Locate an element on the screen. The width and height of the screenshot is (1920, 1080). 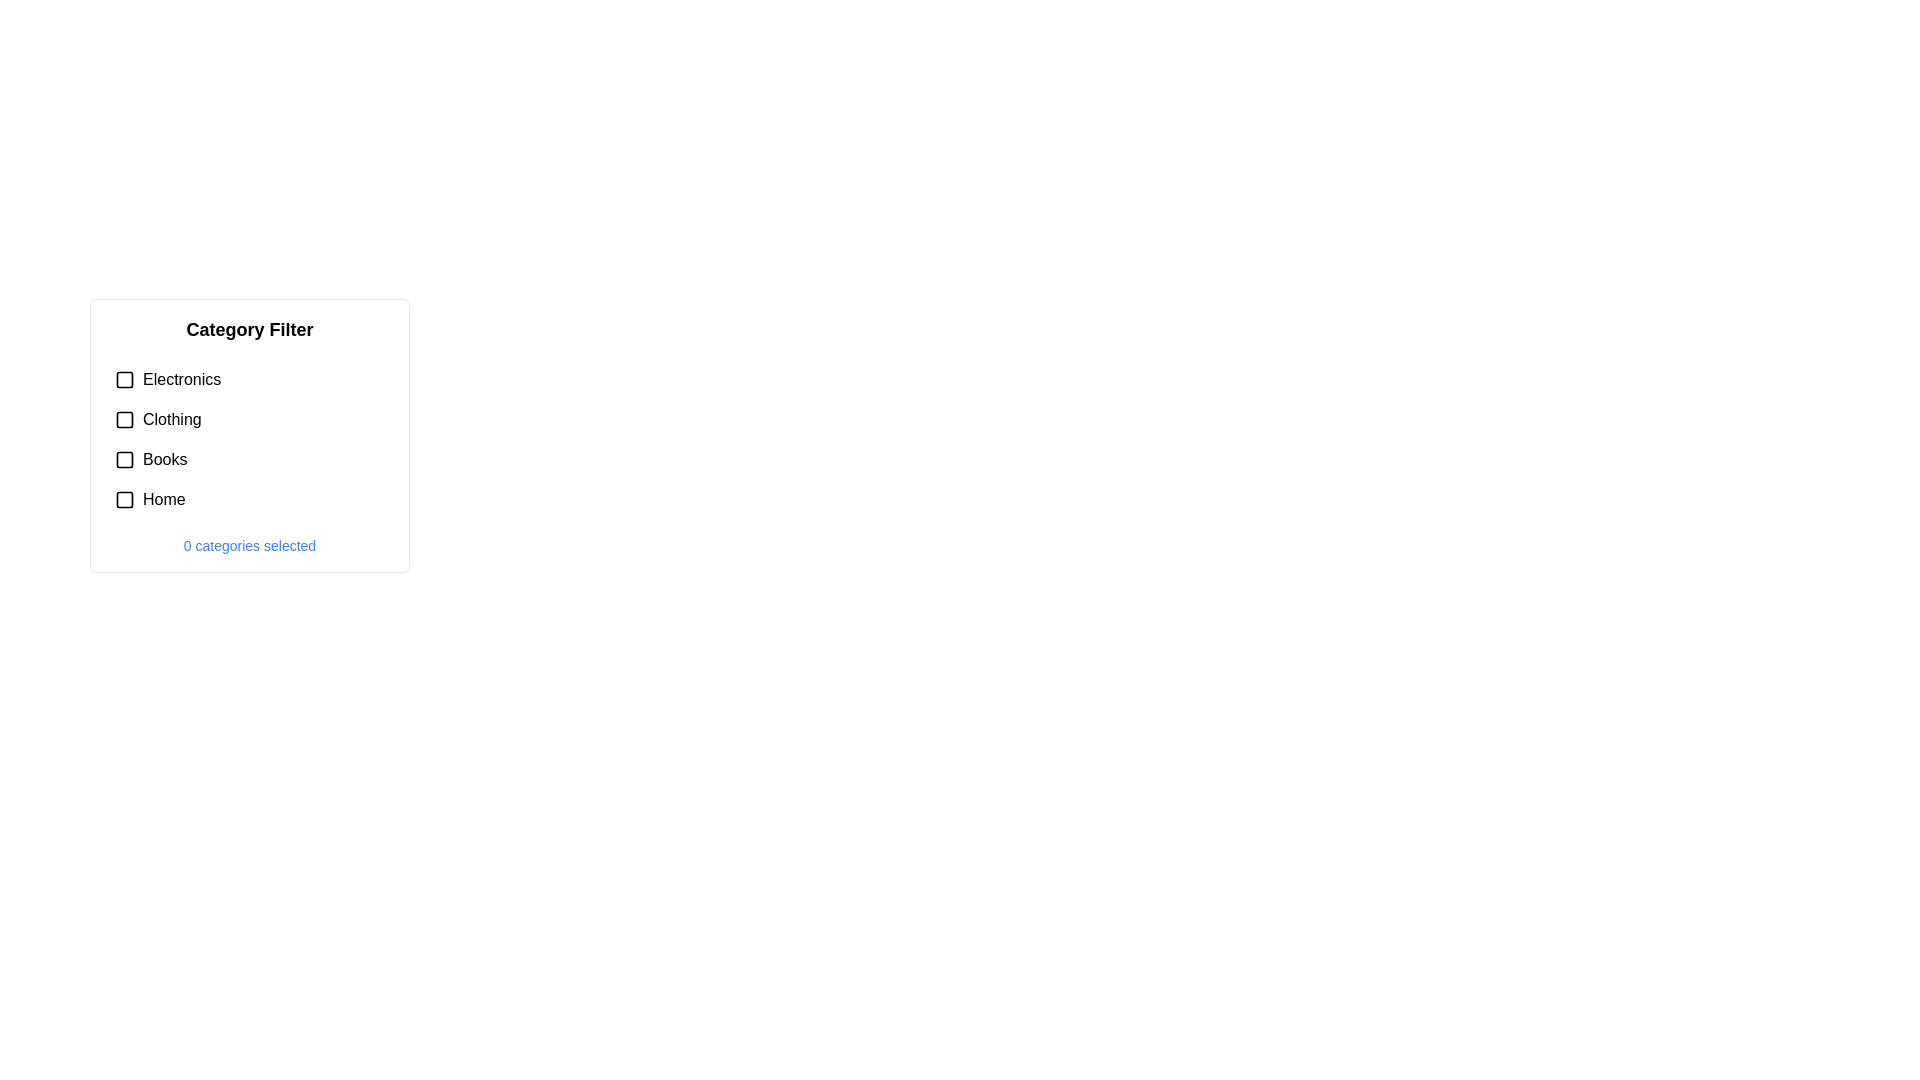
the checkbox for the 'Electronics' category is located at coordinates (248, 380).